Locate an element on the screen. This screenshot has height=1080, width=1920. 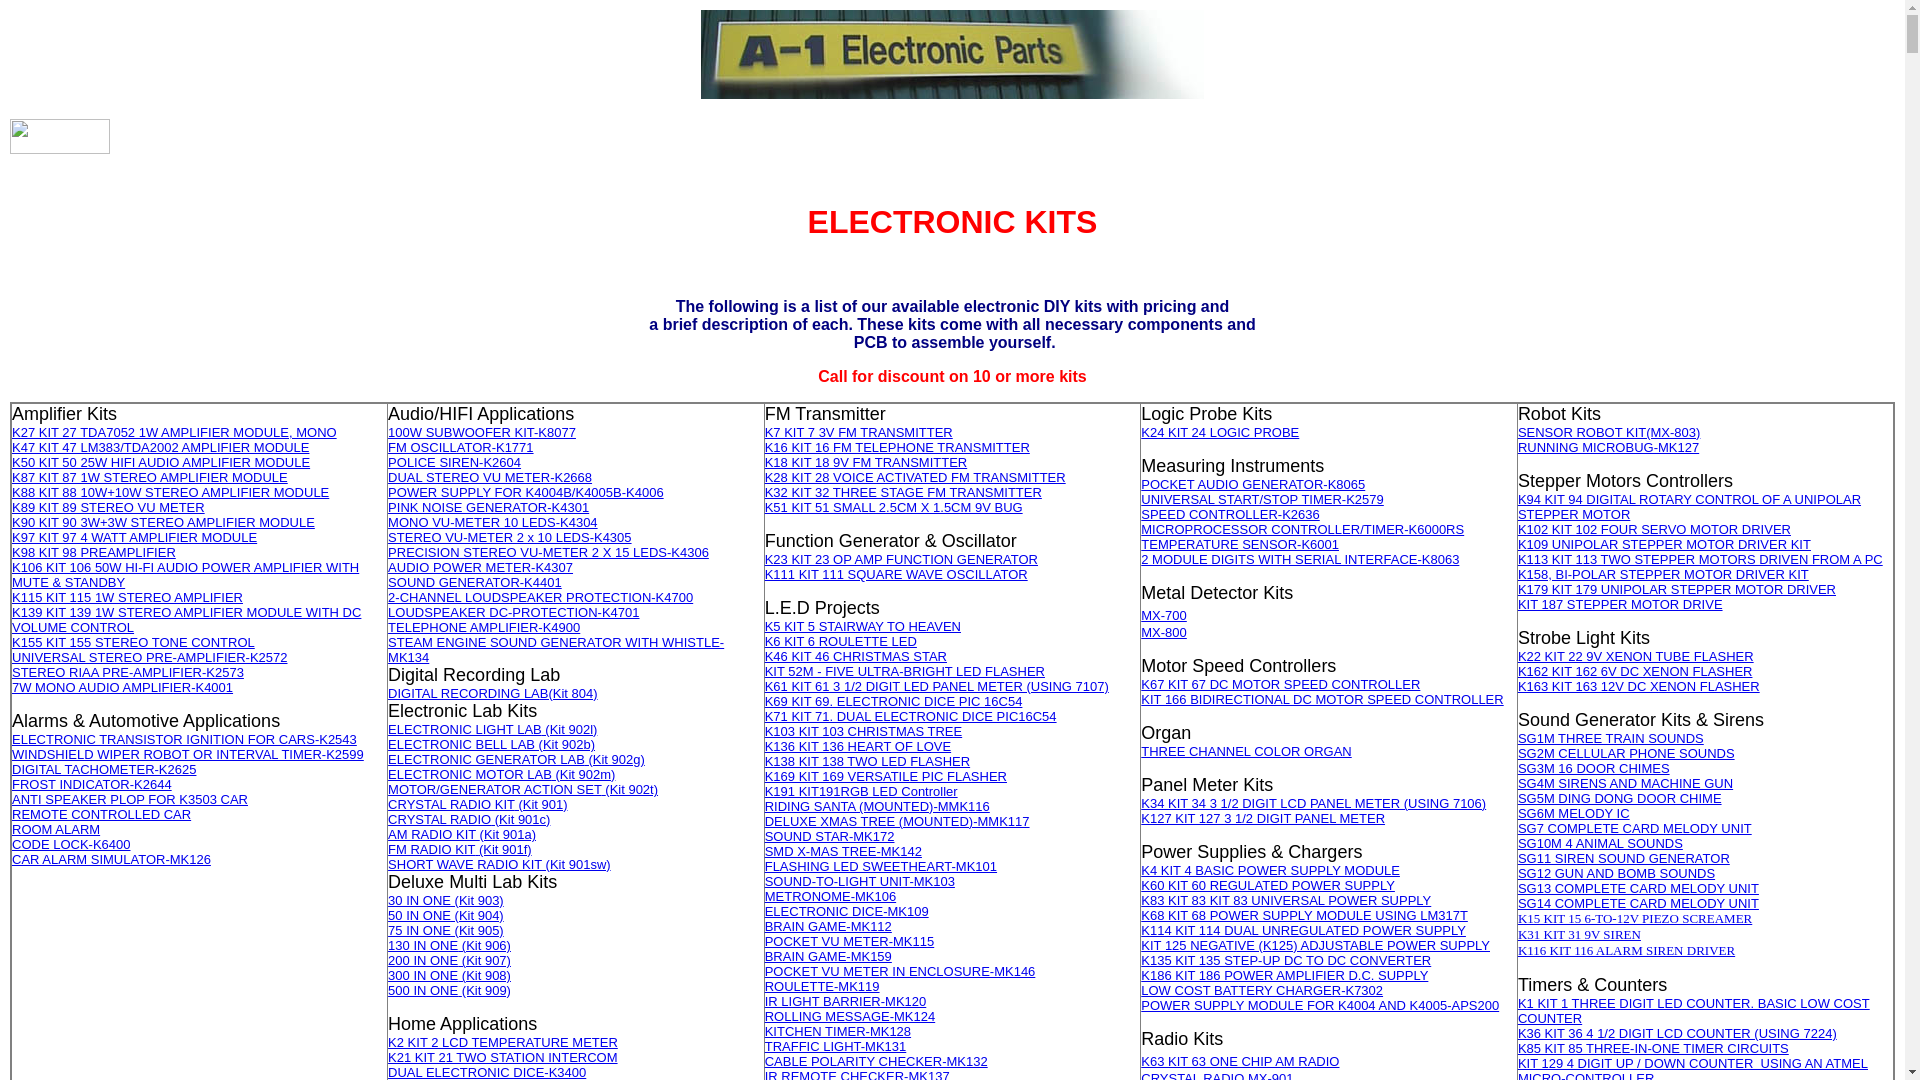
'K7 KIT 7 3V FM TRANSMITTER' is located at coordinates (859, 431).